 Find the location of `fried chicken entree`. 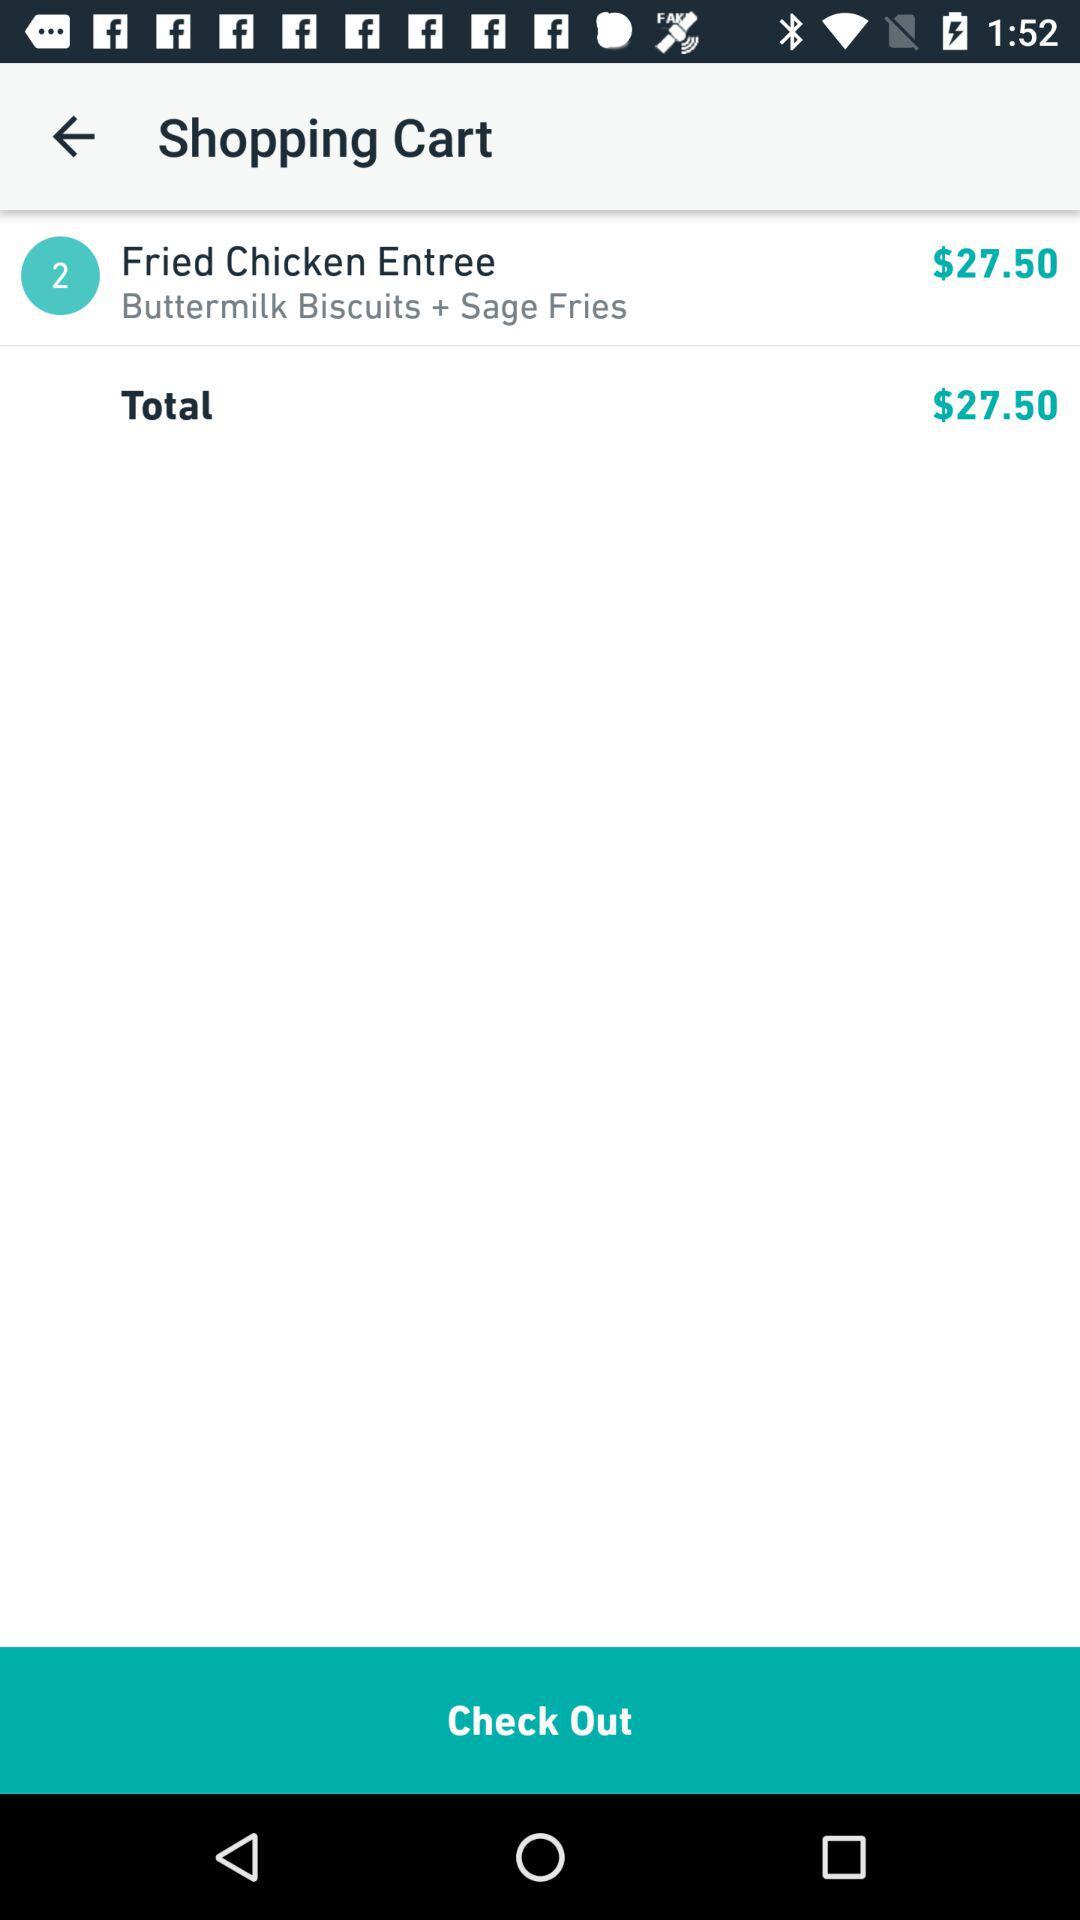

fried chicken entree is located at coordinates (525, 259).